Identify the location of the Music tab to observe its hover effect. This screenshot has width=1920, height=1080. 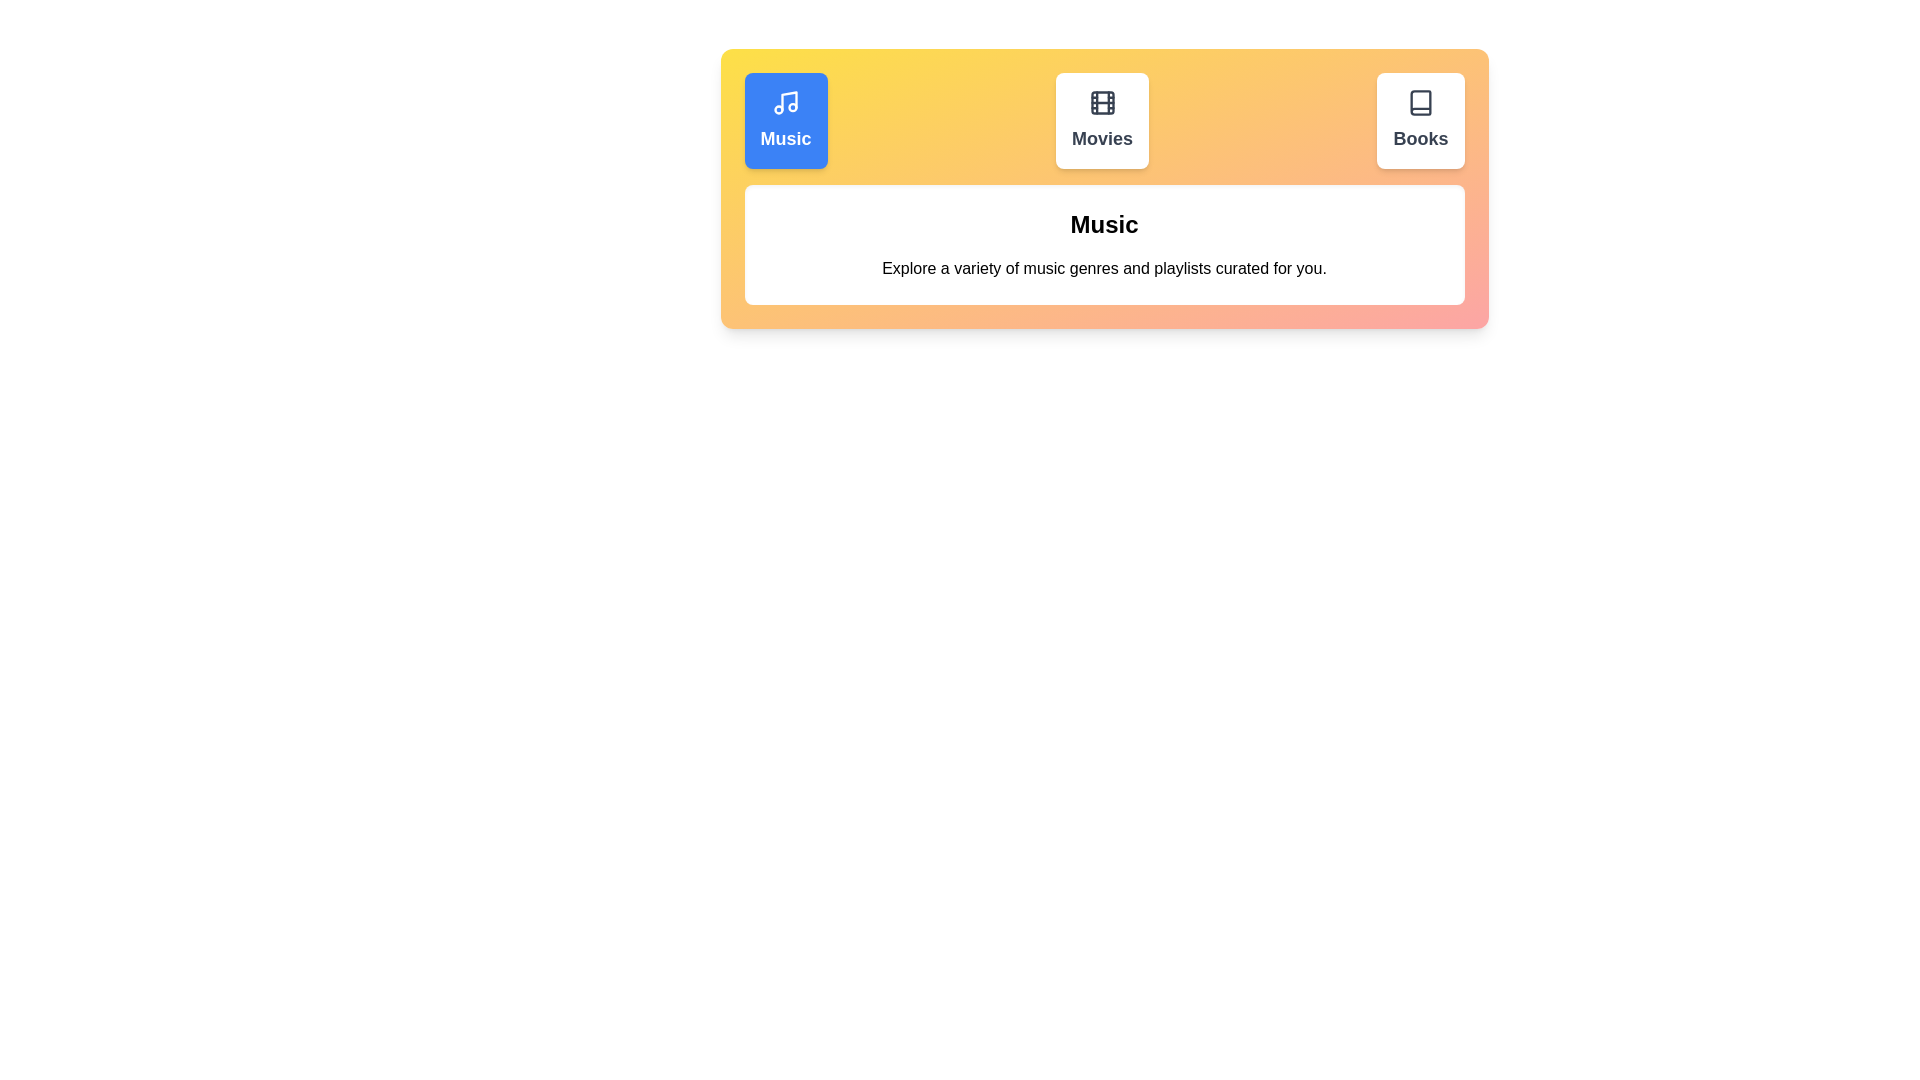
(785, 120).